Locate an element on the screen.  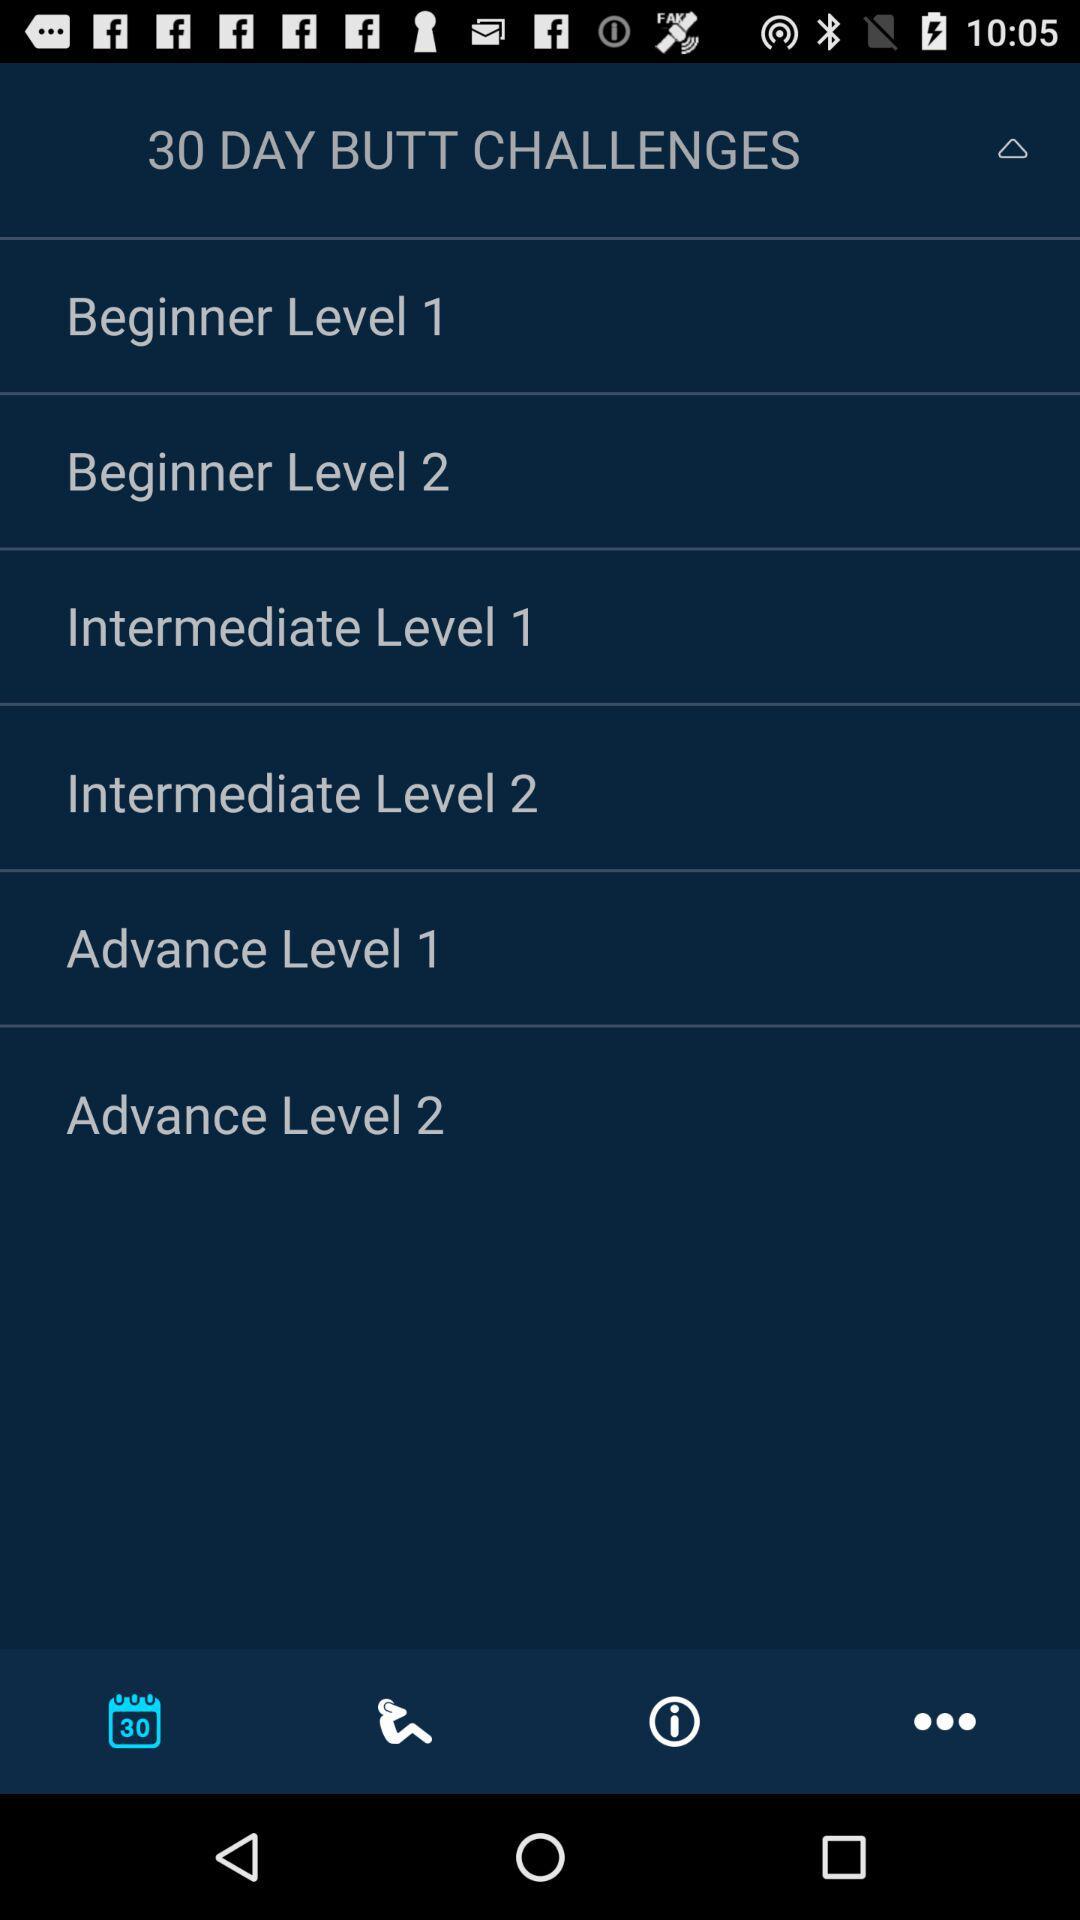
the expand_less icon is located at coordinates (994, 157).